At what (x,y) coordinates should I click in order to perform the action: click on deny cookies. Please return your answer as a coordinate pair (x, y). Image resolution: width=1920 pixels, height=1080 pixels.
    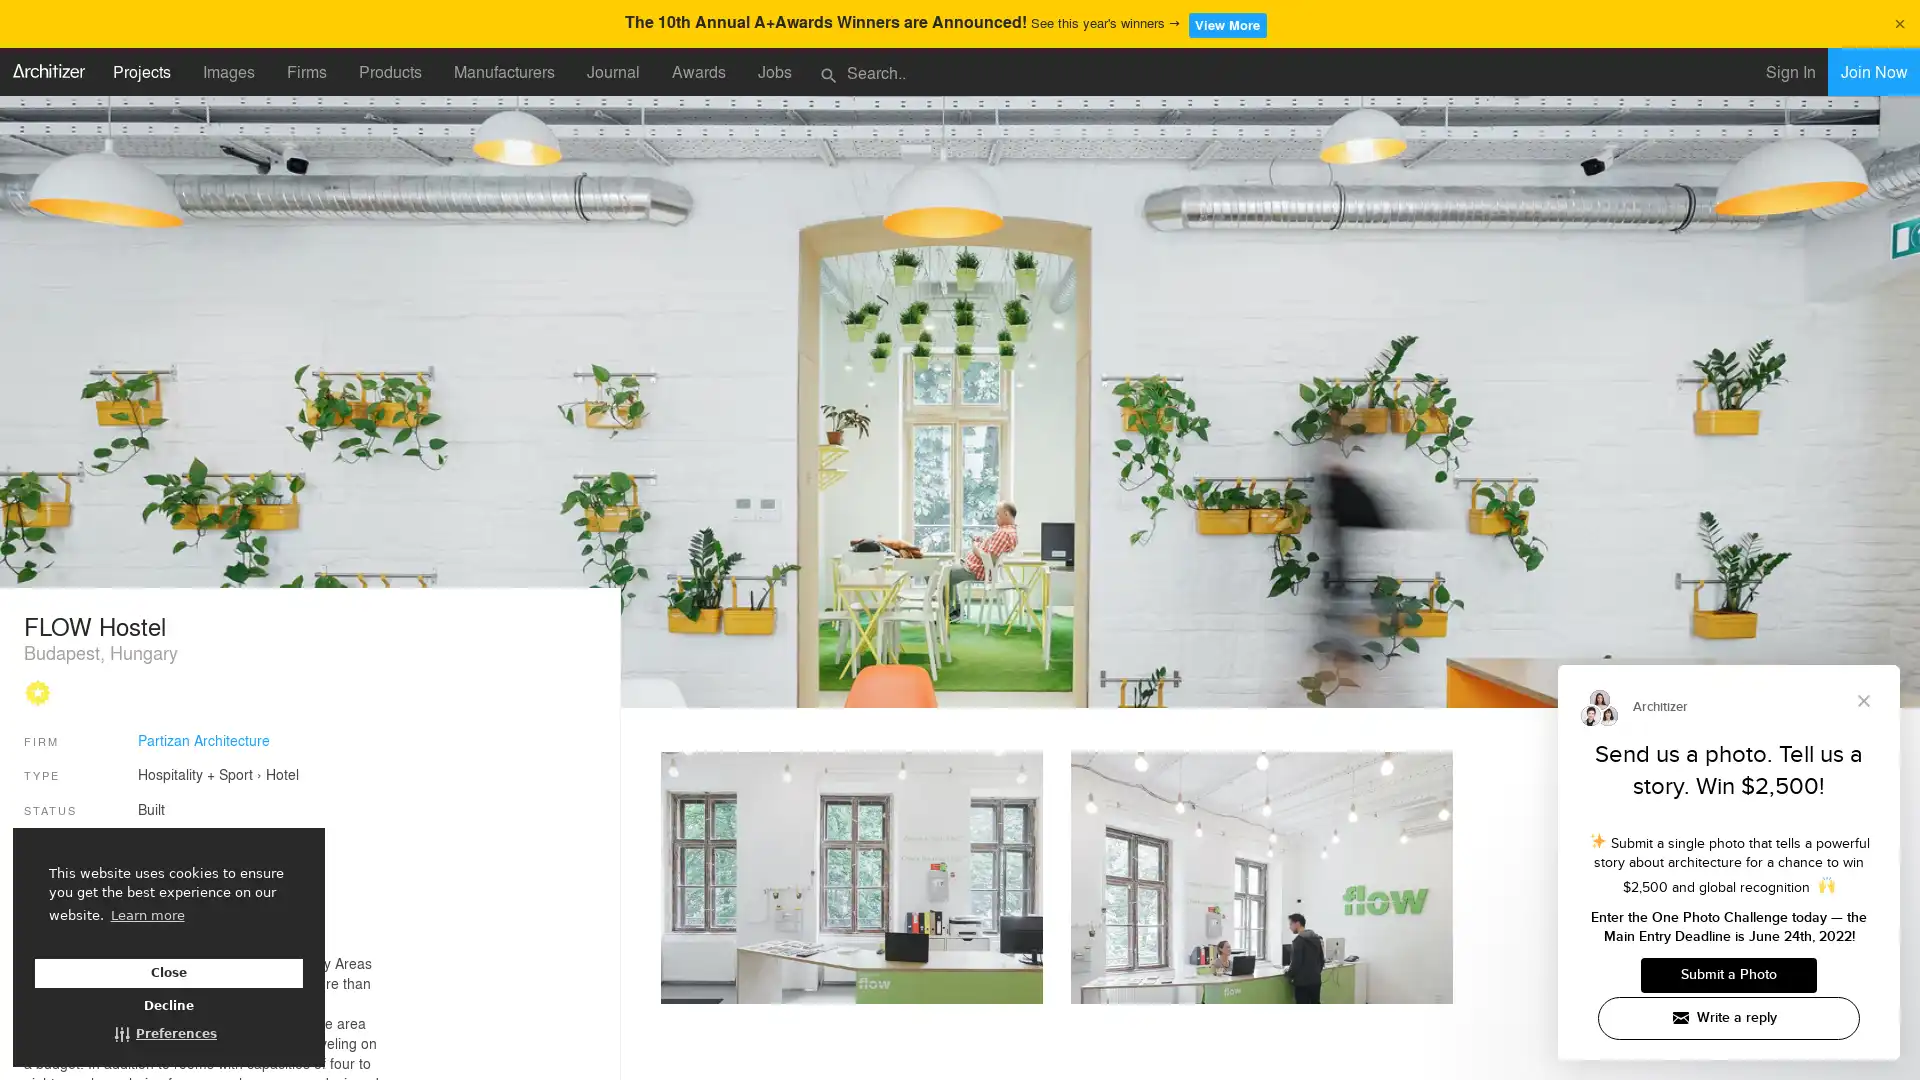
    Looking at the image, I should click on (168, 1006).